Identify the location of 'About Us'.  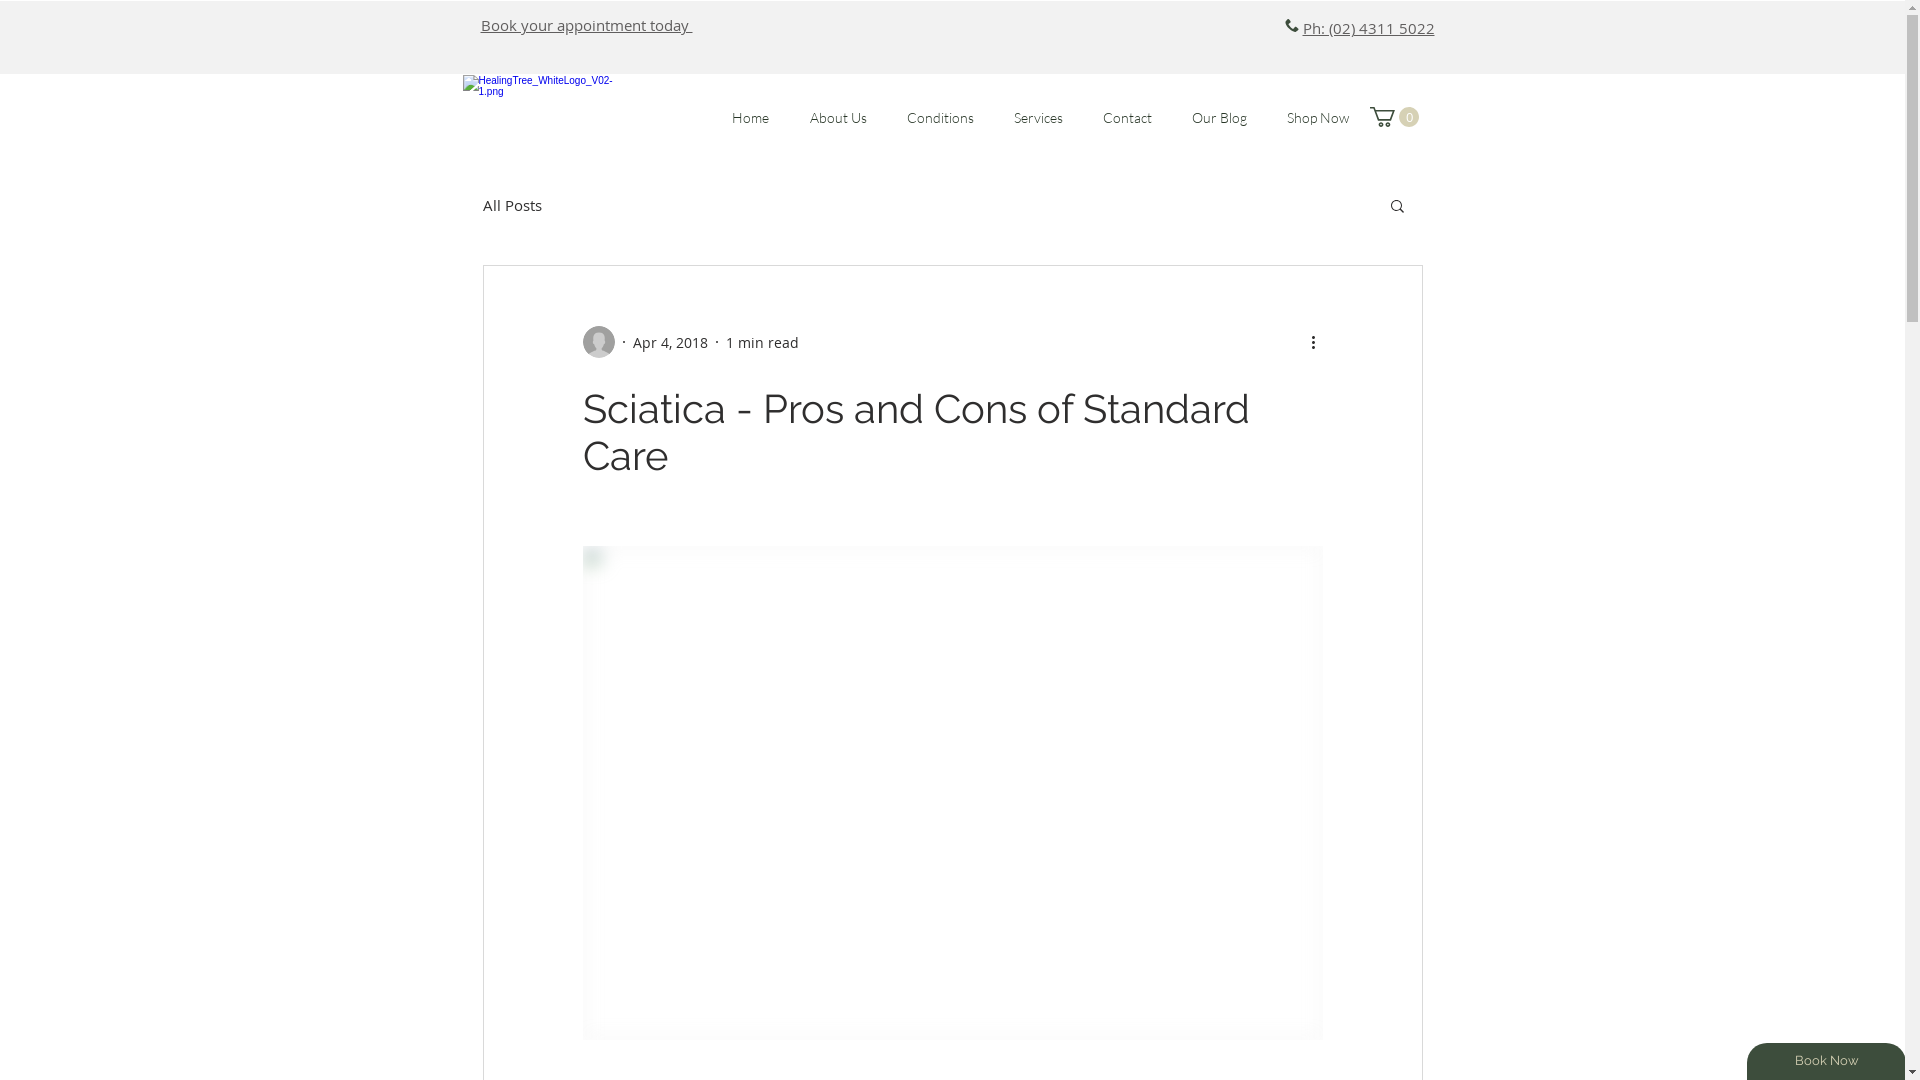
(838, 117).